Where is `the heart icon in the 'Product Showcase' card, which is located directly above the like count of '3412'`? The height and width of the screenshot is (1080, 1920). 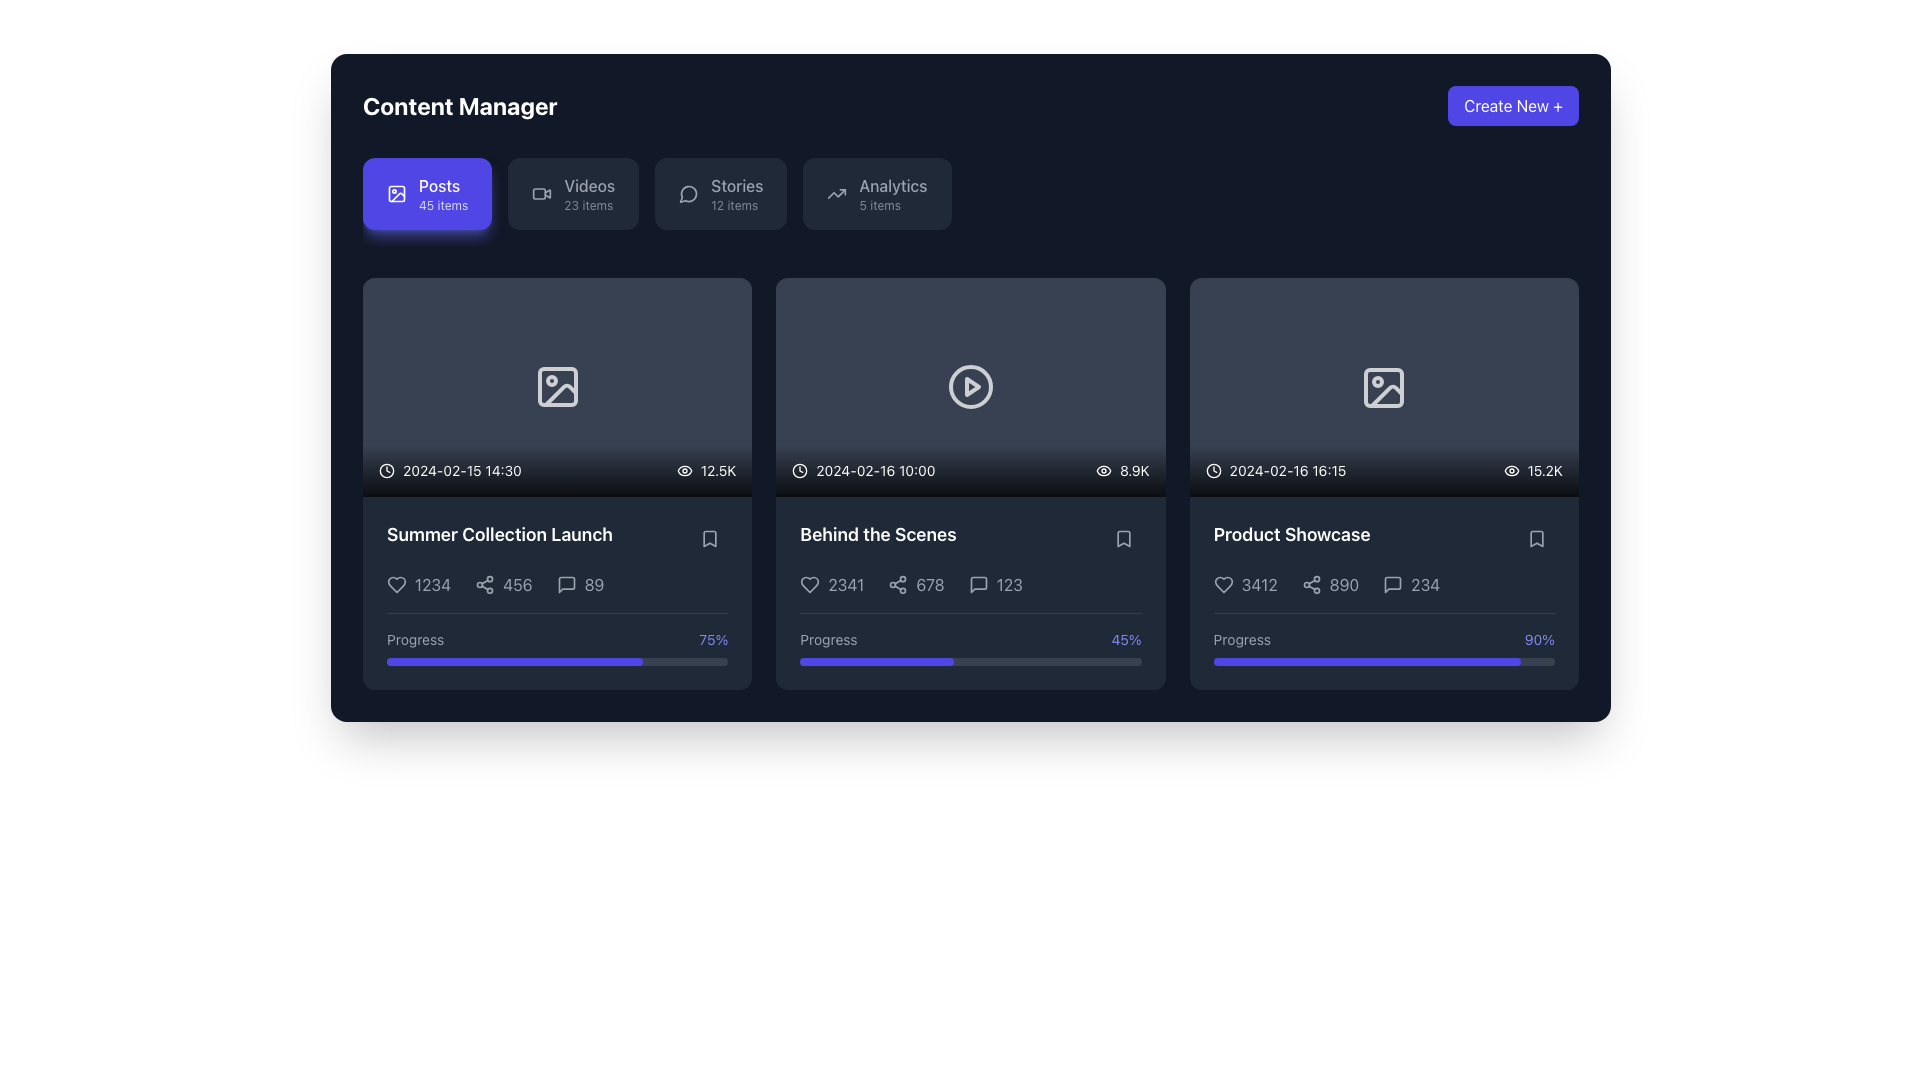
the heart icon in the 'Product Showcase' card, which is located directly above the like count of '3412' is located at coordinates (1222, 585).